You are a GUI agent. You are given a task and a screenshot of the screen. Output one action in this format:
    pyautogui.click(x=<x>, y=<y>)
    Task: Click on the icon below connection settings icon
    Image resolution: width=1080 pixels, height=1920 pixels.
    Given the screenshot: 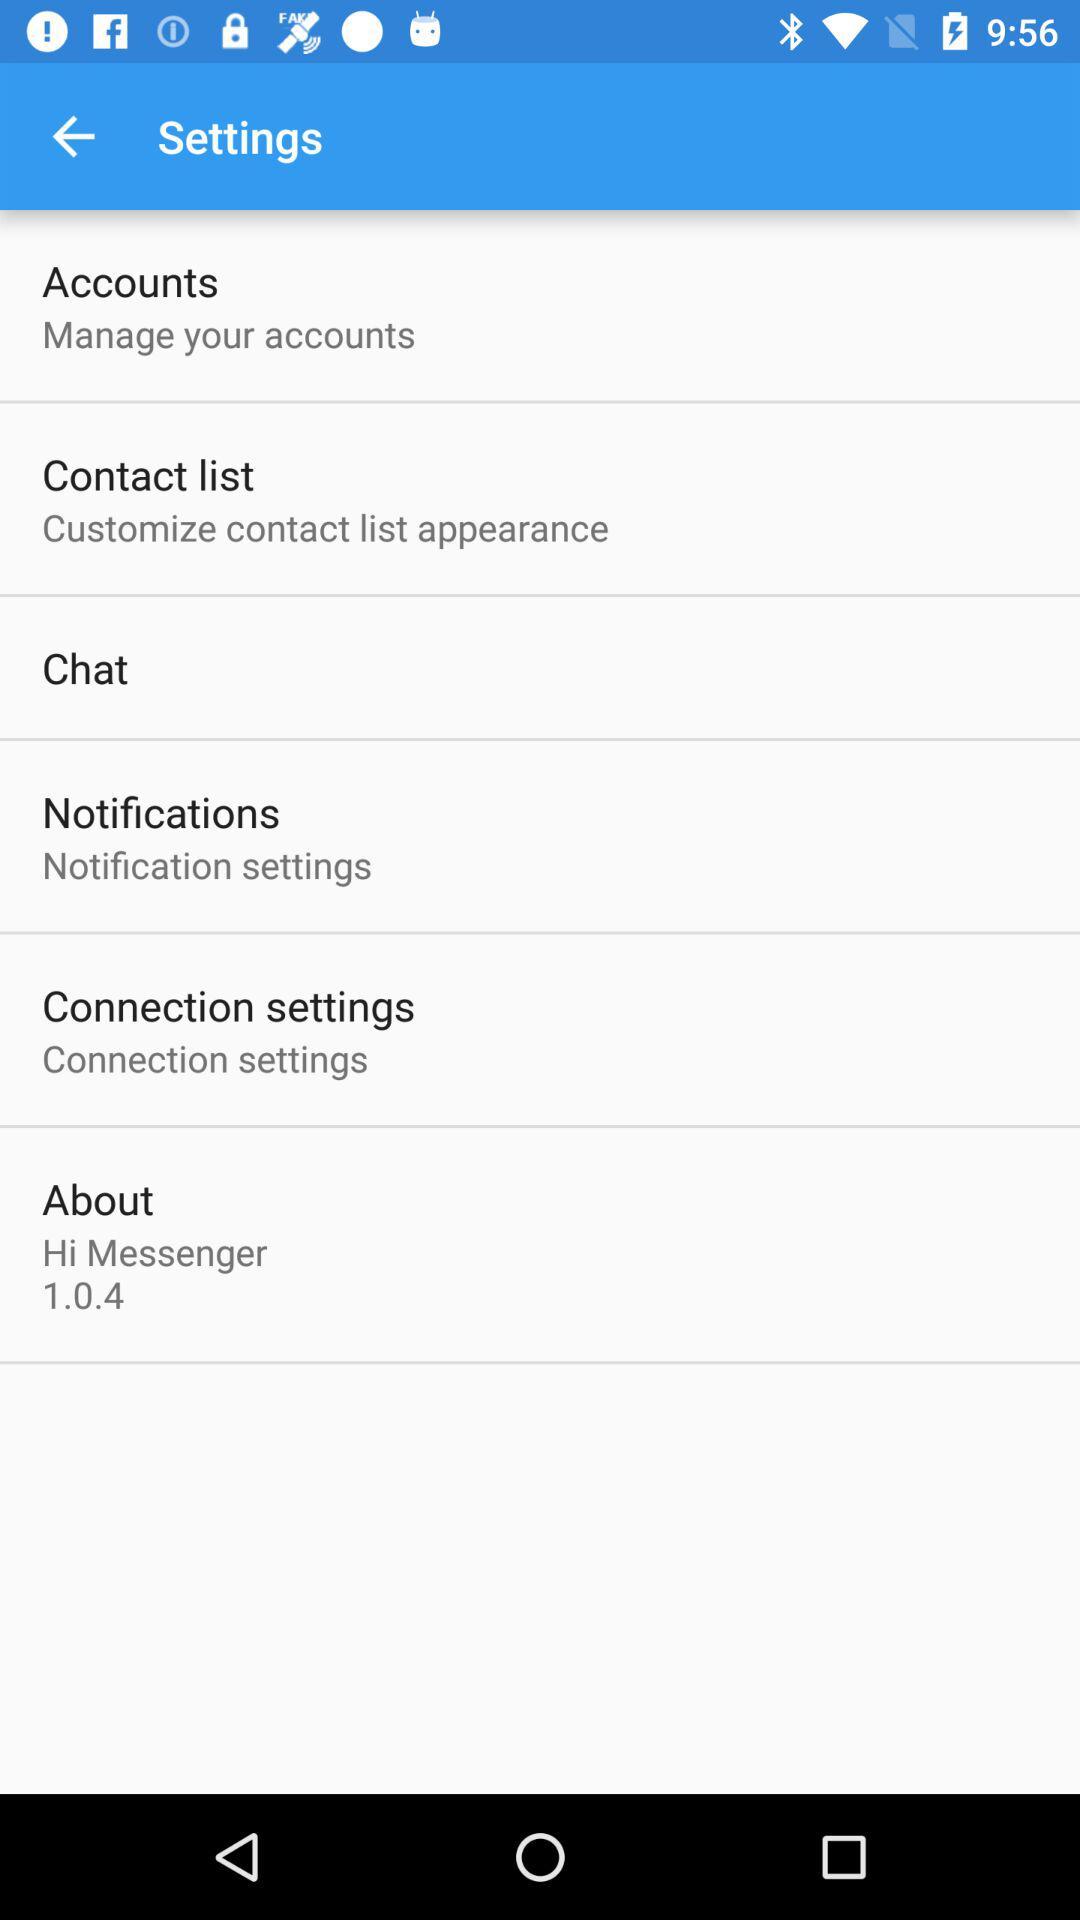 What is the action you would take?
    pyautogui.click(x=97, y=1198)
    